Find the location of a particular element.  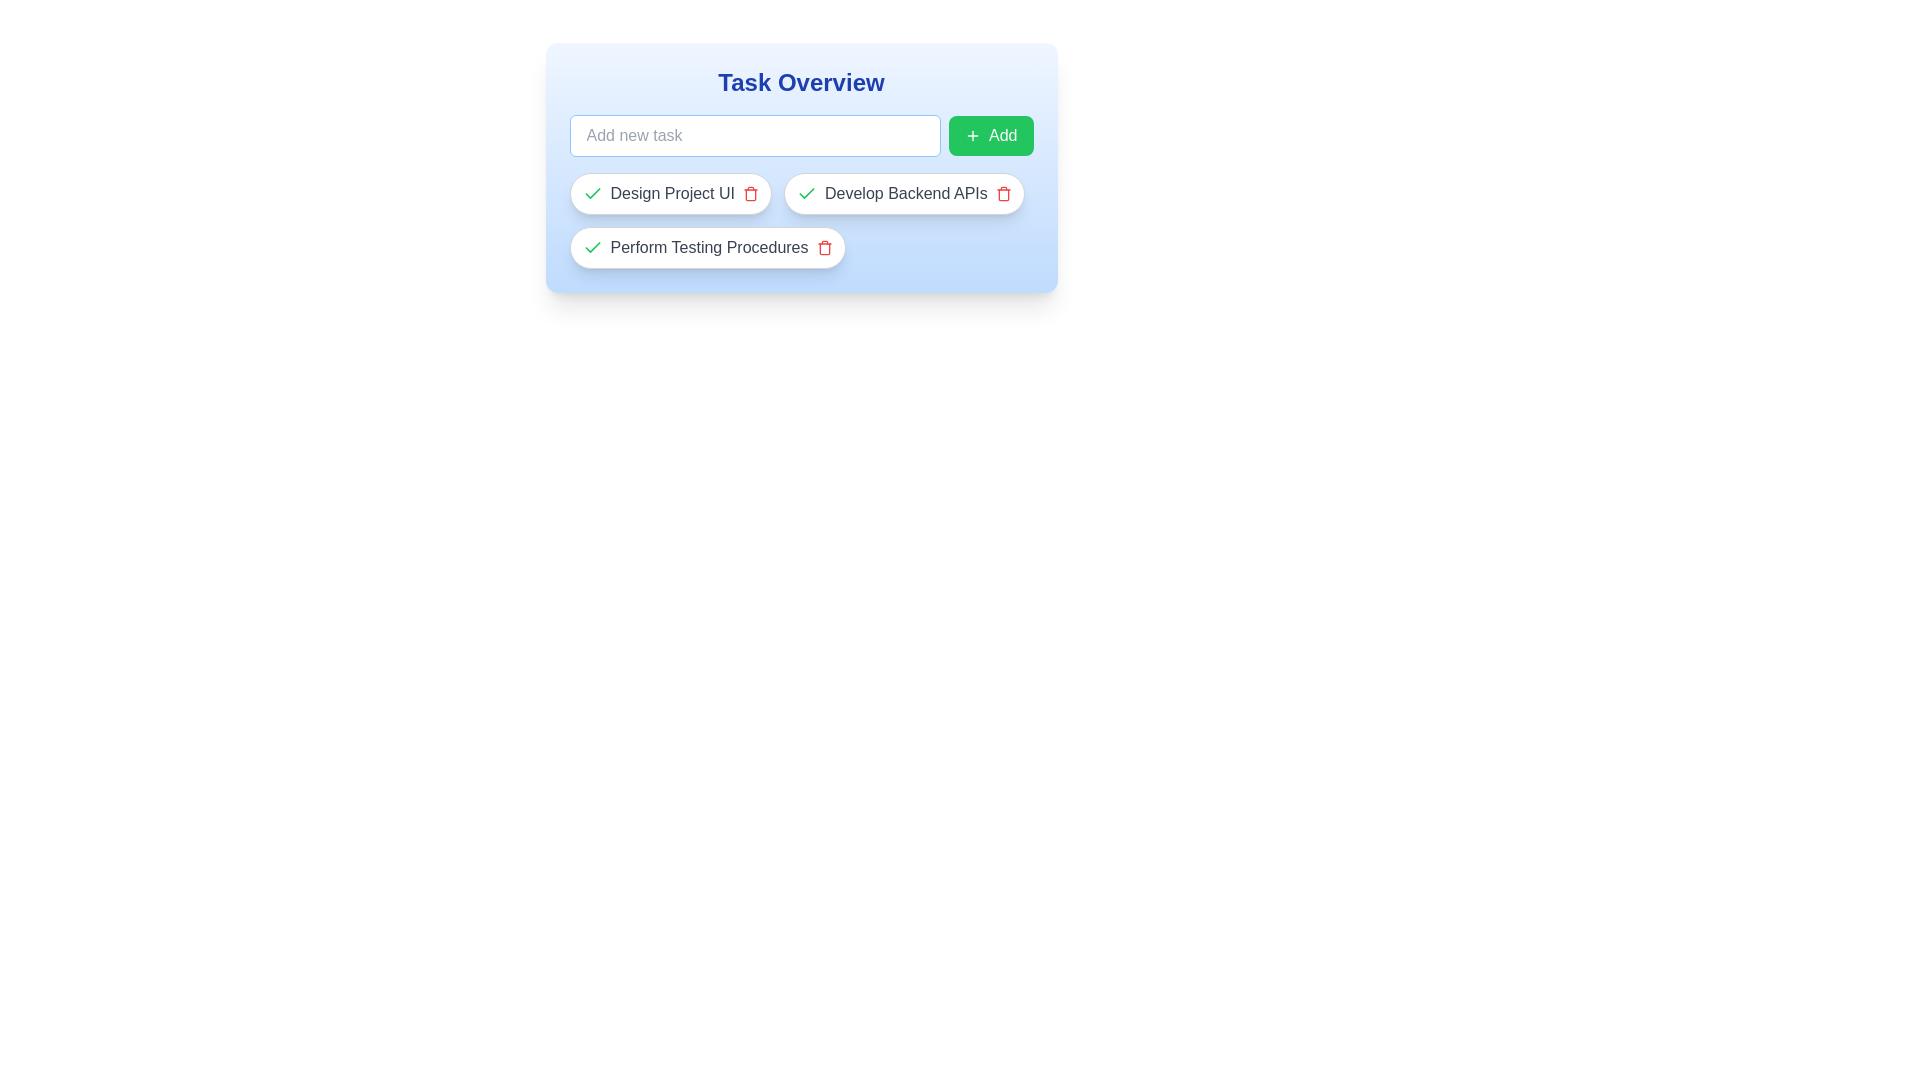

the trash icon next to the task labeled Design Project UI to remove it is located at coordinates (749, 193).